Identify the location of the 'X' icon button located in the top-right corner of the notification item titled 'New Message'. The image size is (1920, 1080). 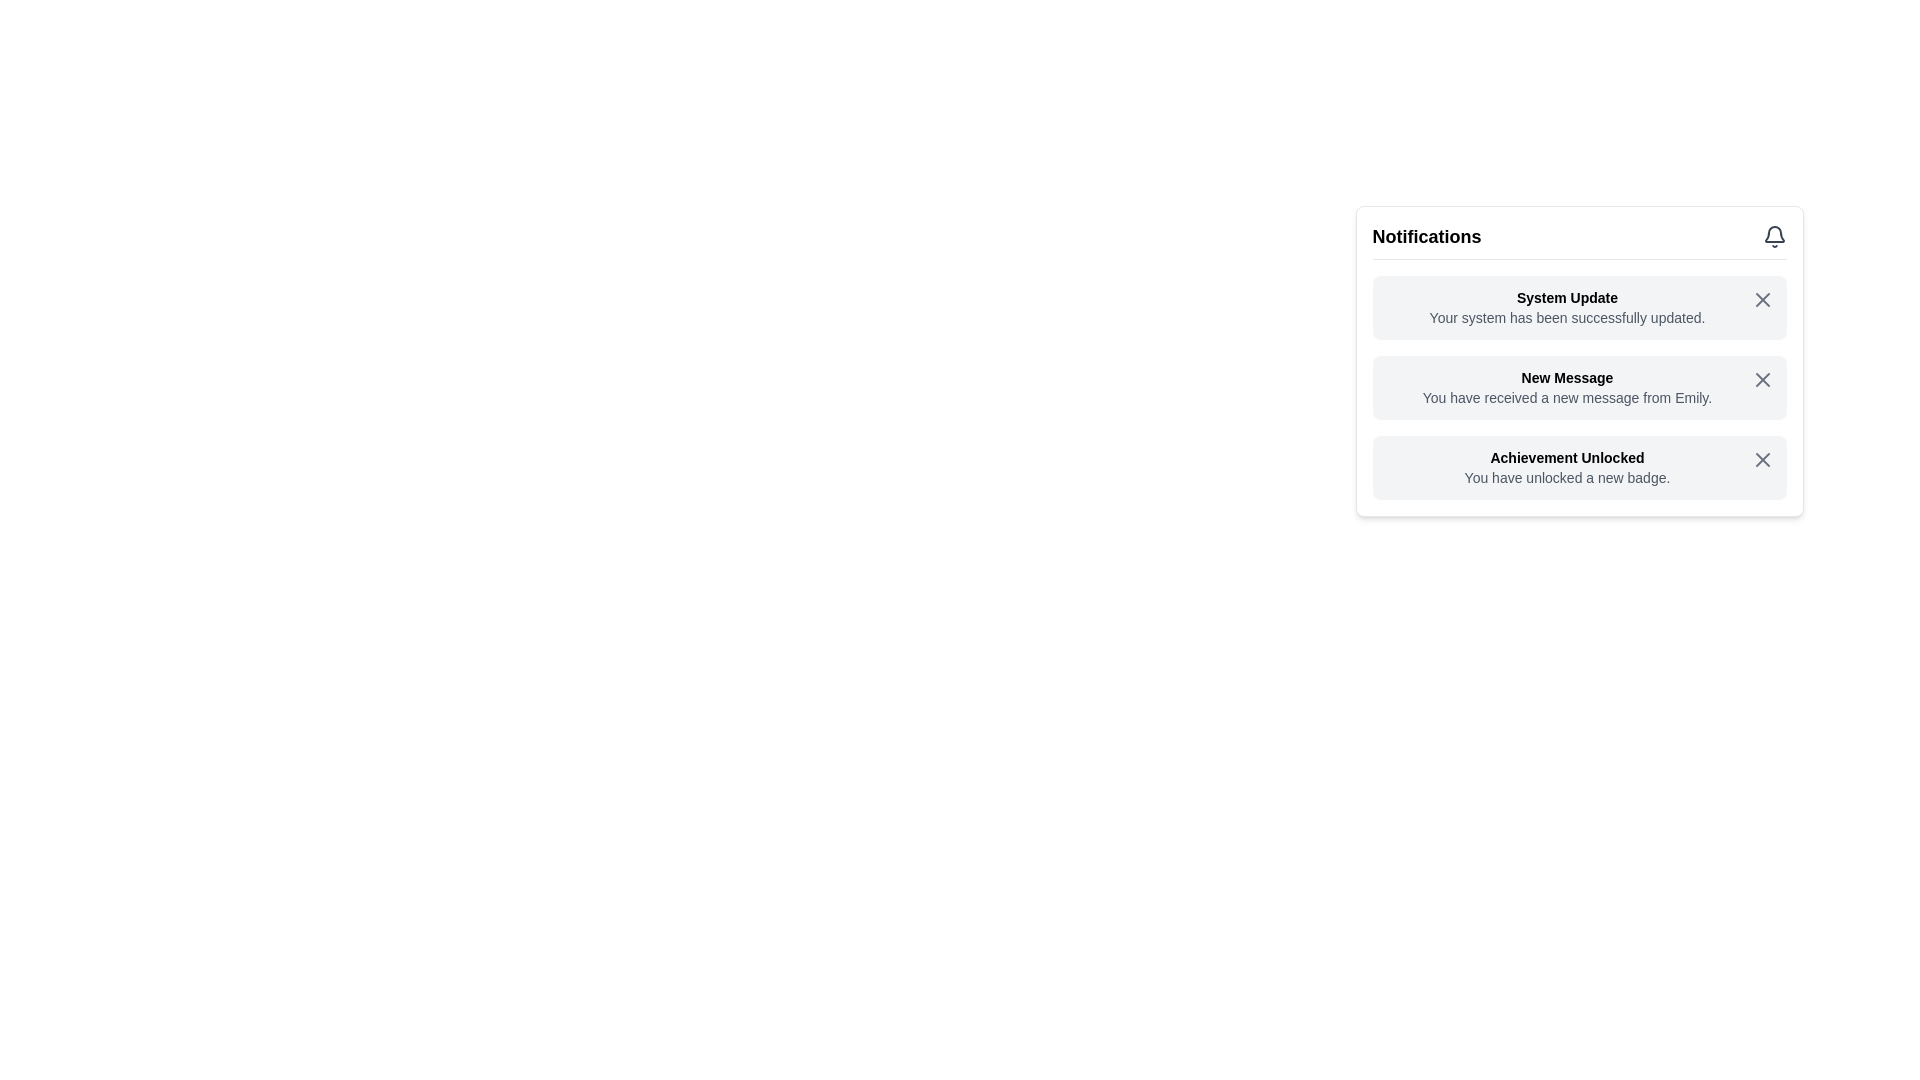
(1762, 380).